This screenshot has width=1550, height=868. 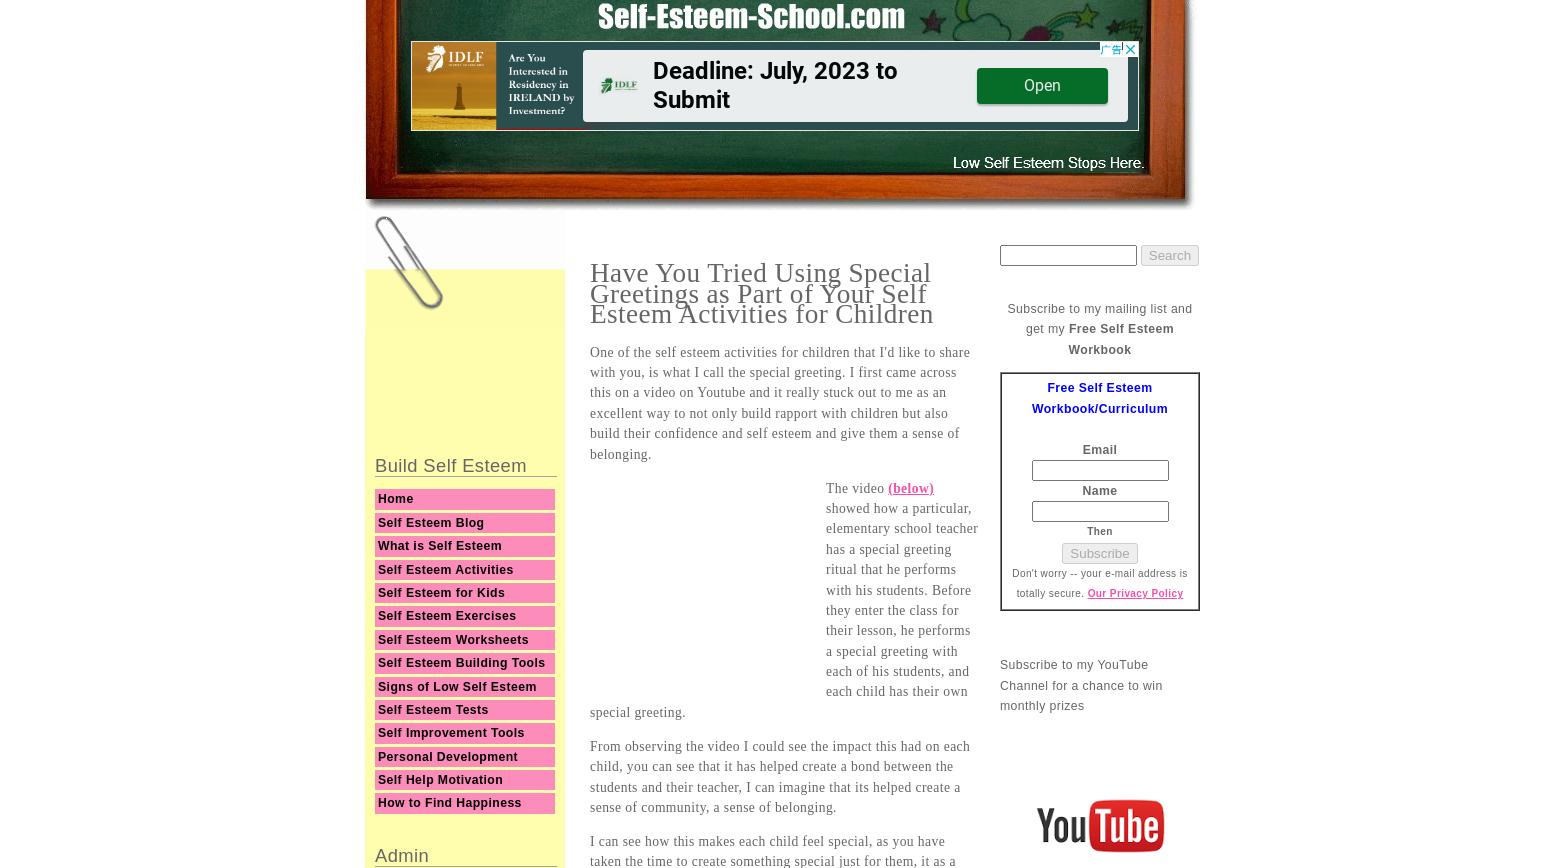 I want to click on 'Admin', so click(x=402, y=854).